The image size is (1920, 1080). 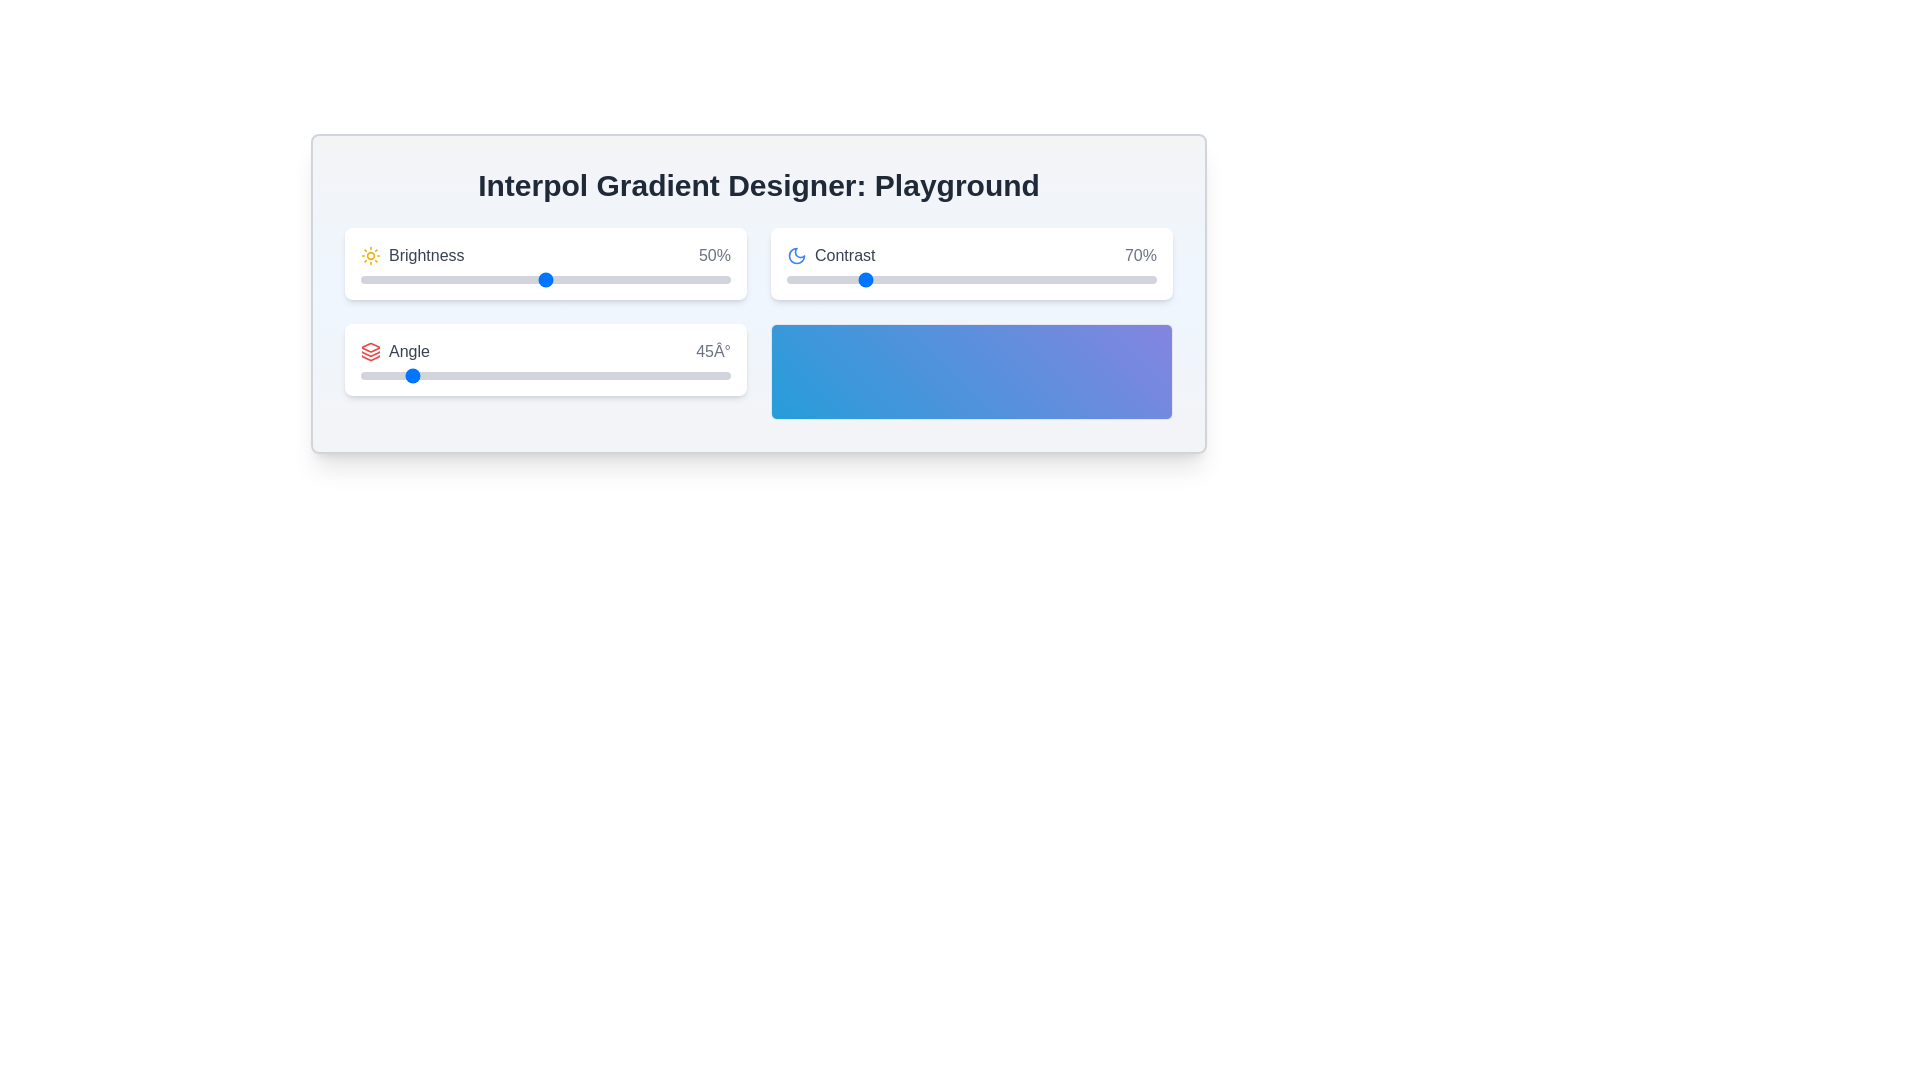 I want to click on the contrast level, so click(x=1063, y=280).